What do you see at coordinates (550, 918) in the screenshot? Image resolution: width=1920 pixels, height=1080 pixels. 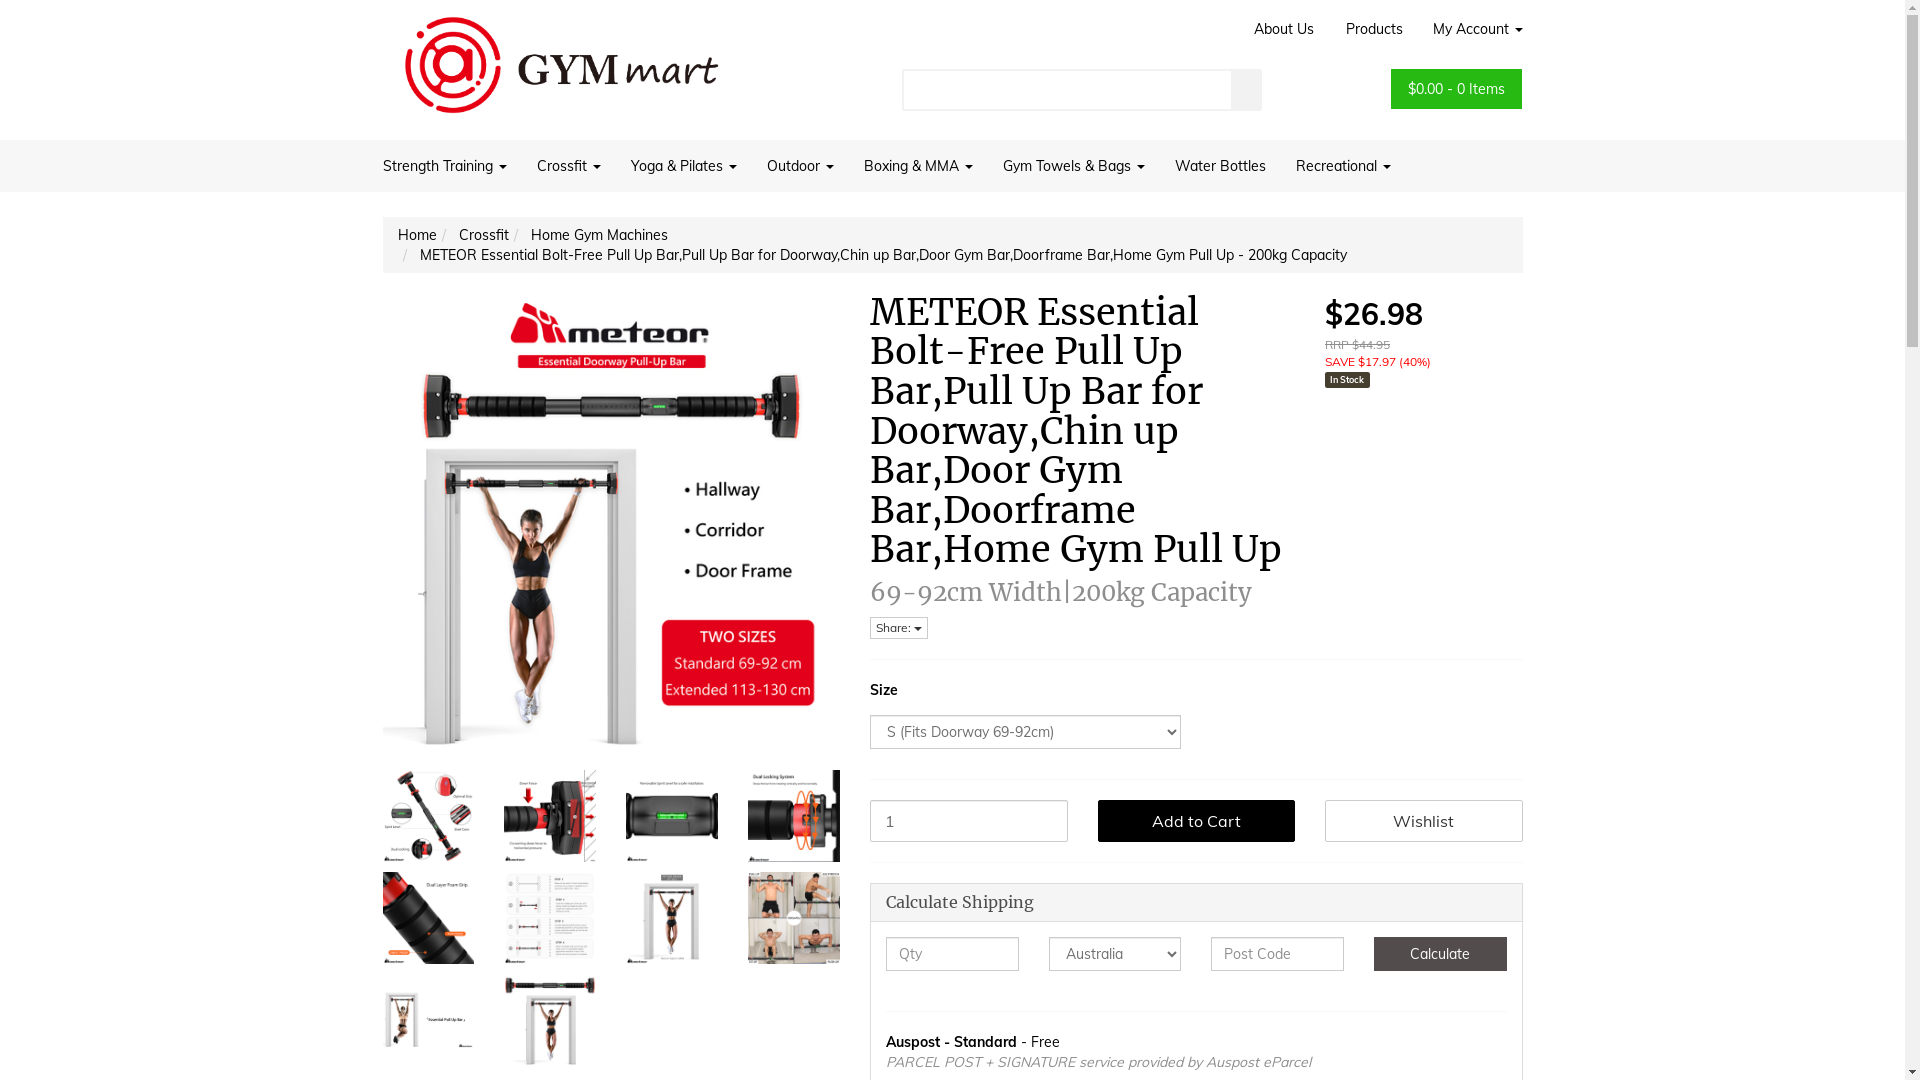 I see `'Large View'` at bounding box center [550, 918].